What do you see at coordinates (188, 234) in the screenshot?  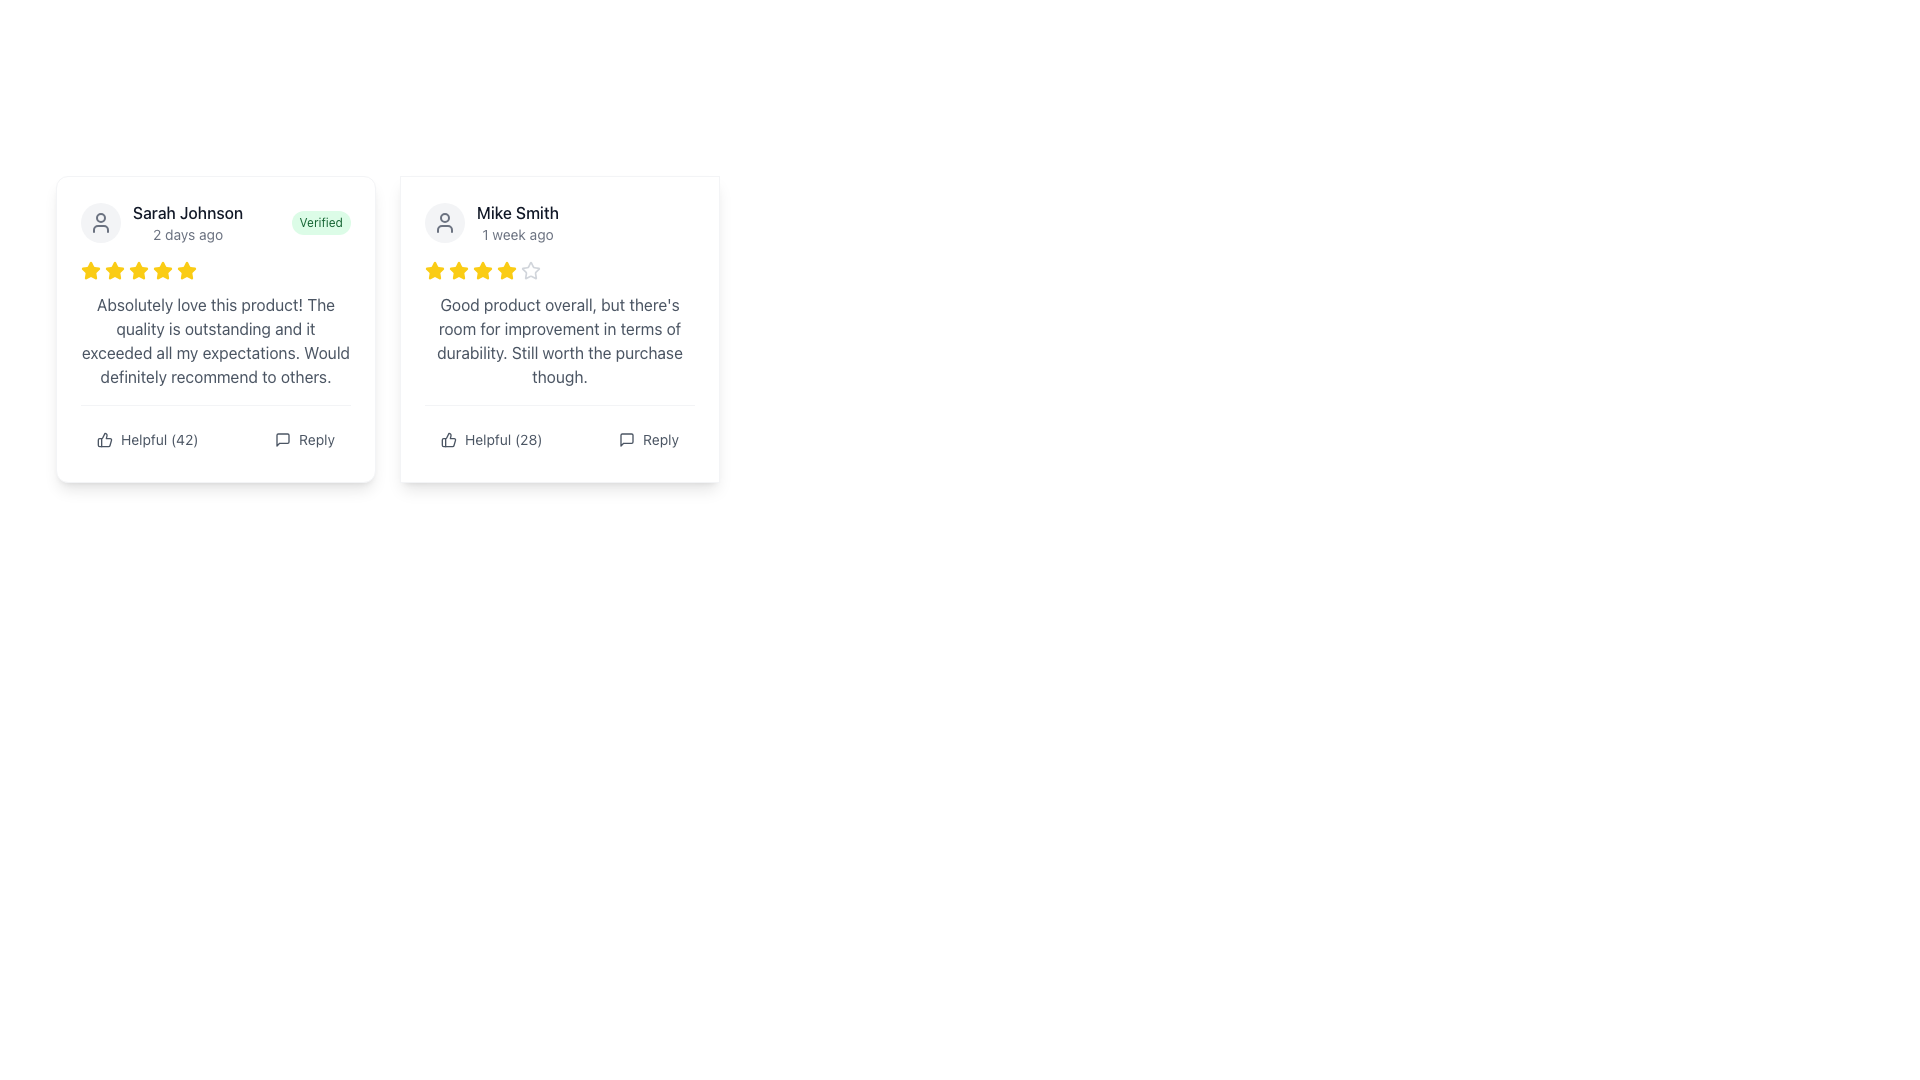 I see `the text label displaying '2 days ago', which is a small light gray font located below 'Sarah Johnson' in the review card layout` at bounding box center [188, 234].